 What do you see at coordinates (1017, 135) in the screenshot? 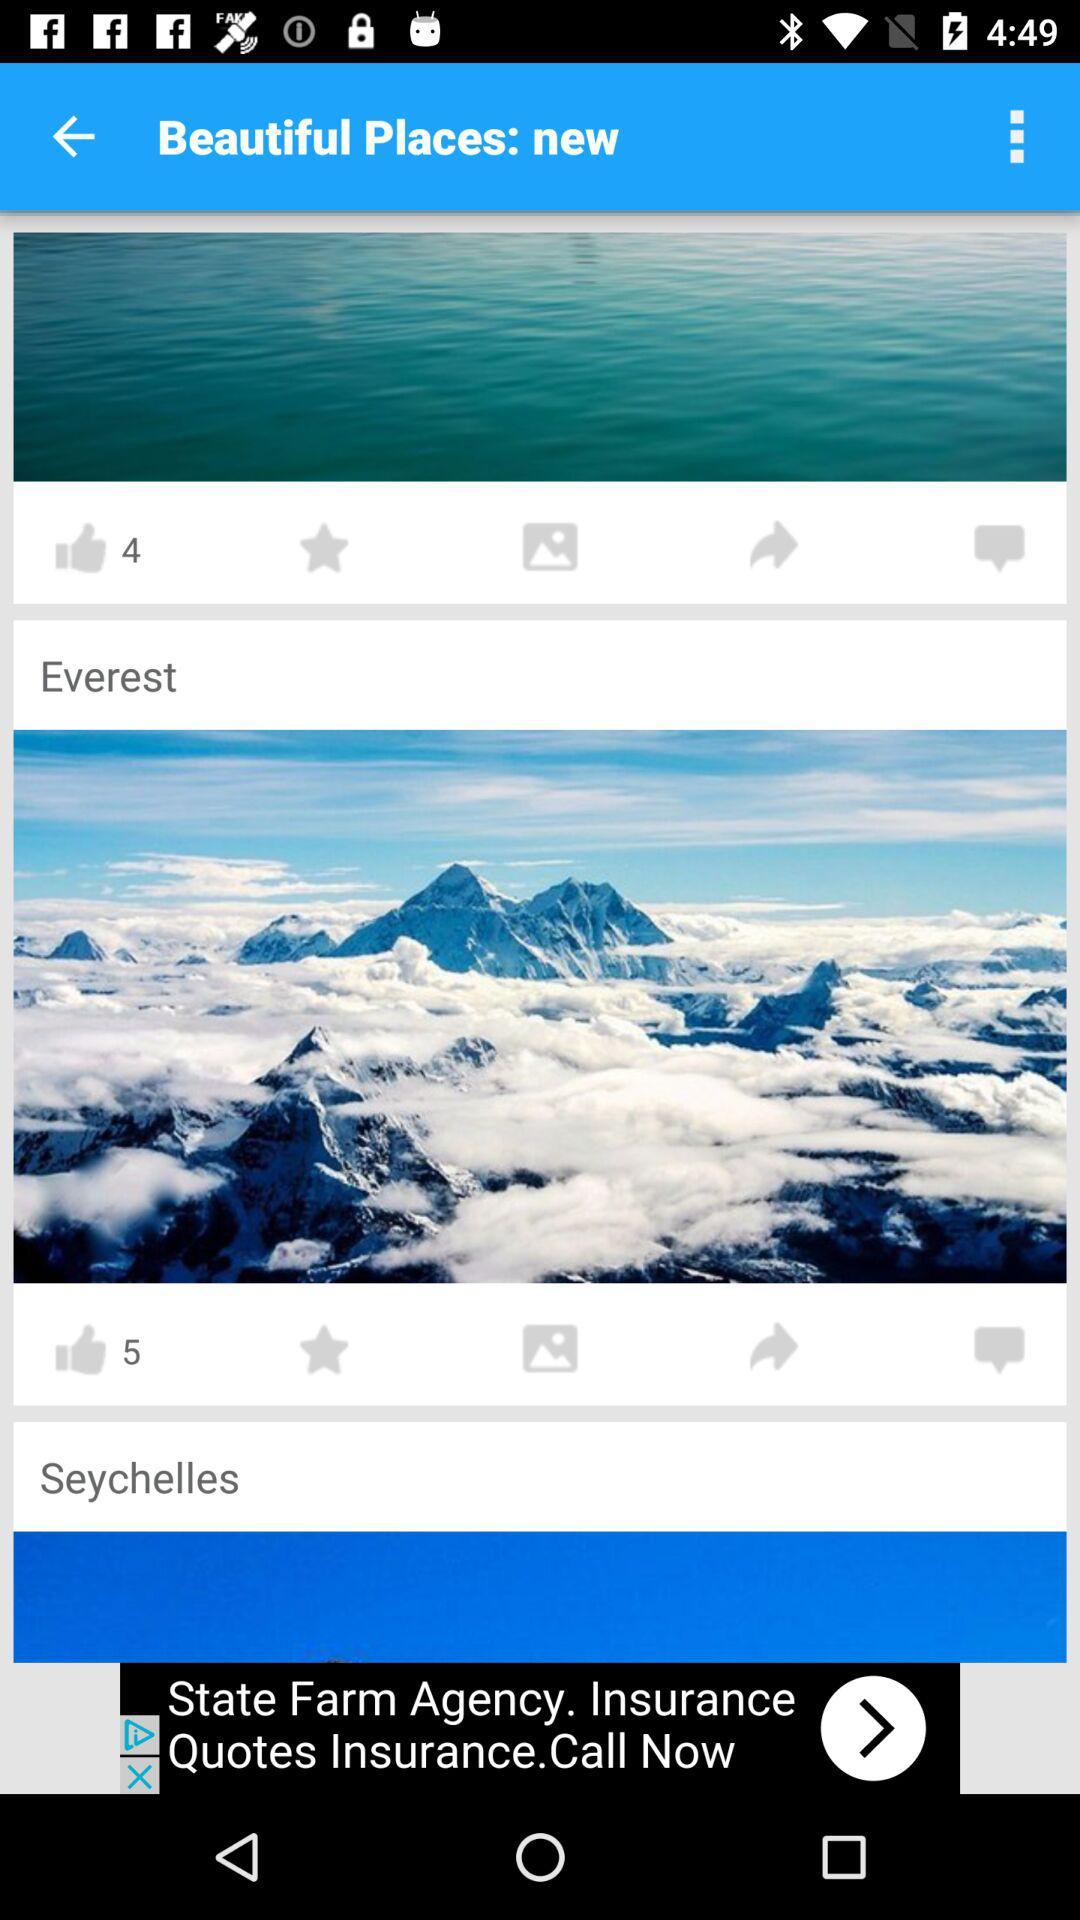
I see `settings` at bounding box center [1017, 135].